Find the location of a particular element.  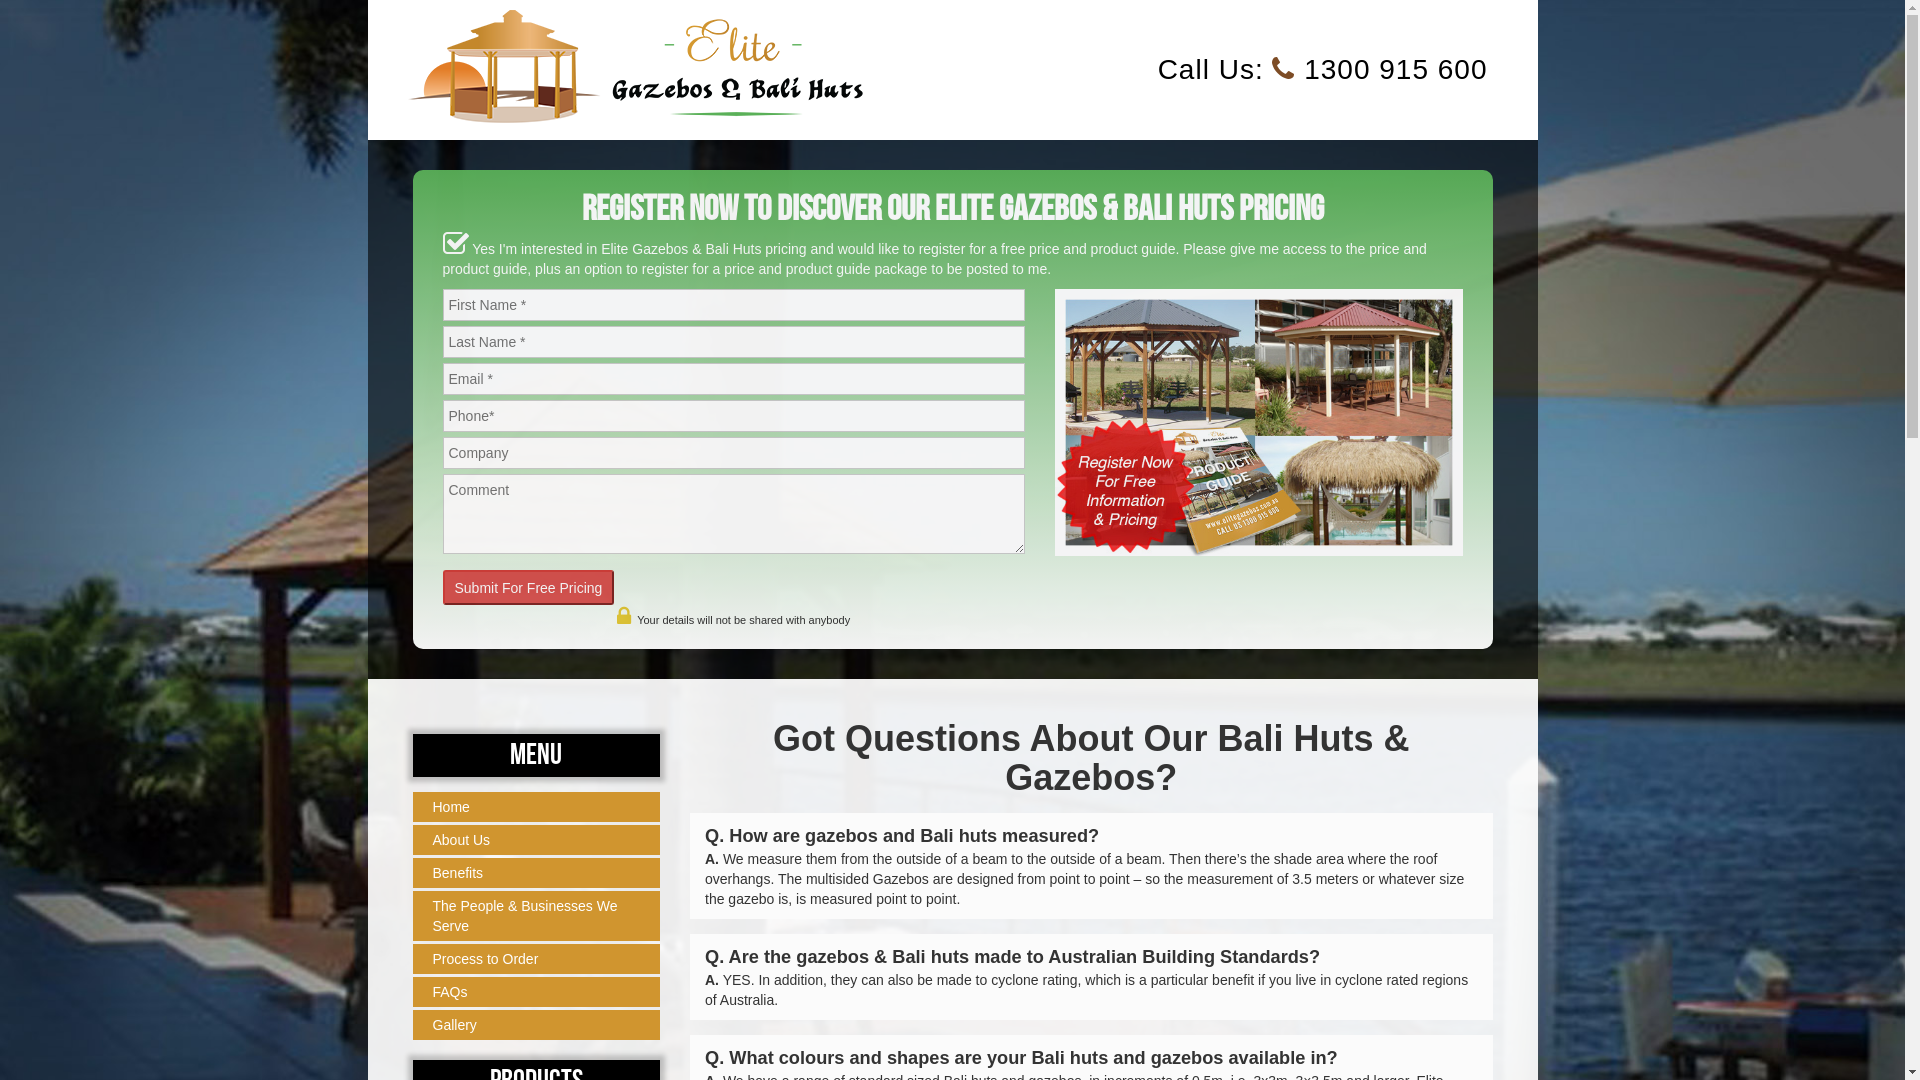

'Process to Order' is located at coordinates (411, 958).